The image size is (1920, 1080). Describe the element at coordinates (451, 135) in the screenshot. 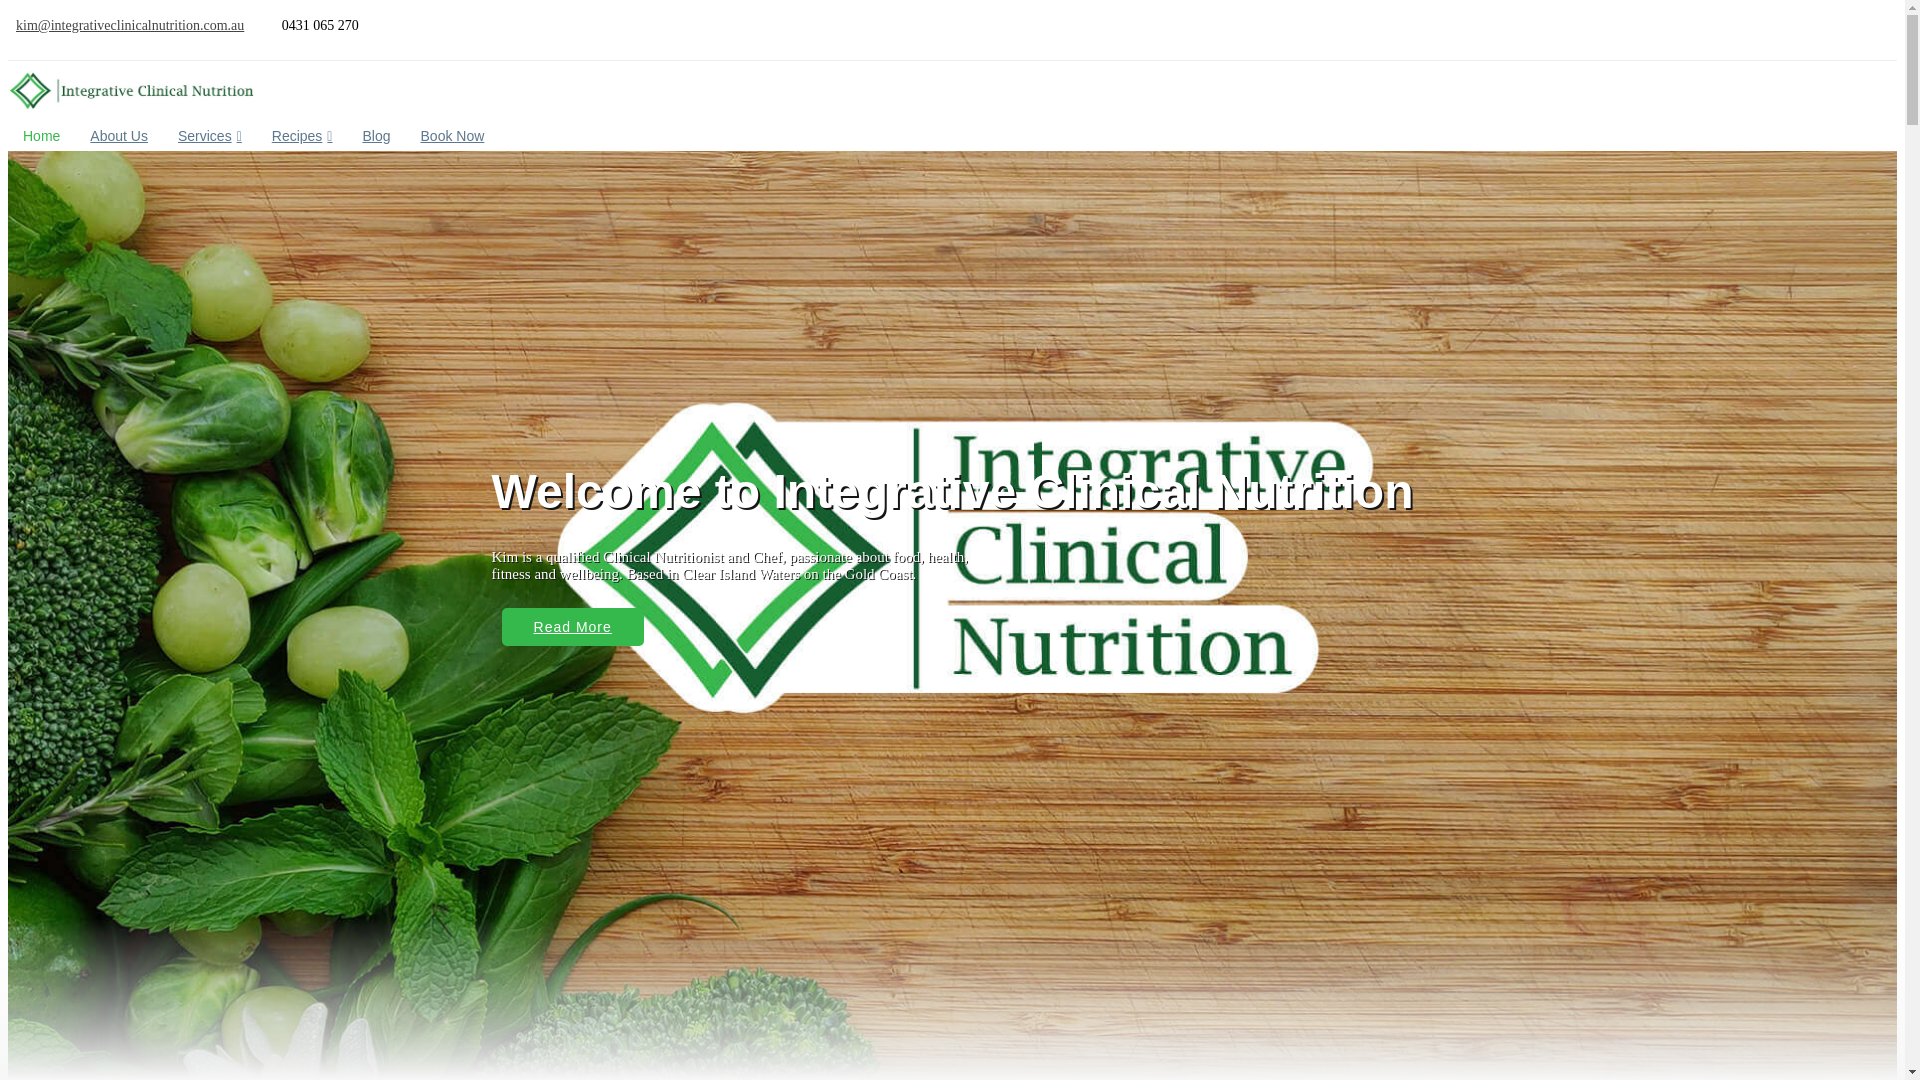

I see `'Book Now'` at that location.